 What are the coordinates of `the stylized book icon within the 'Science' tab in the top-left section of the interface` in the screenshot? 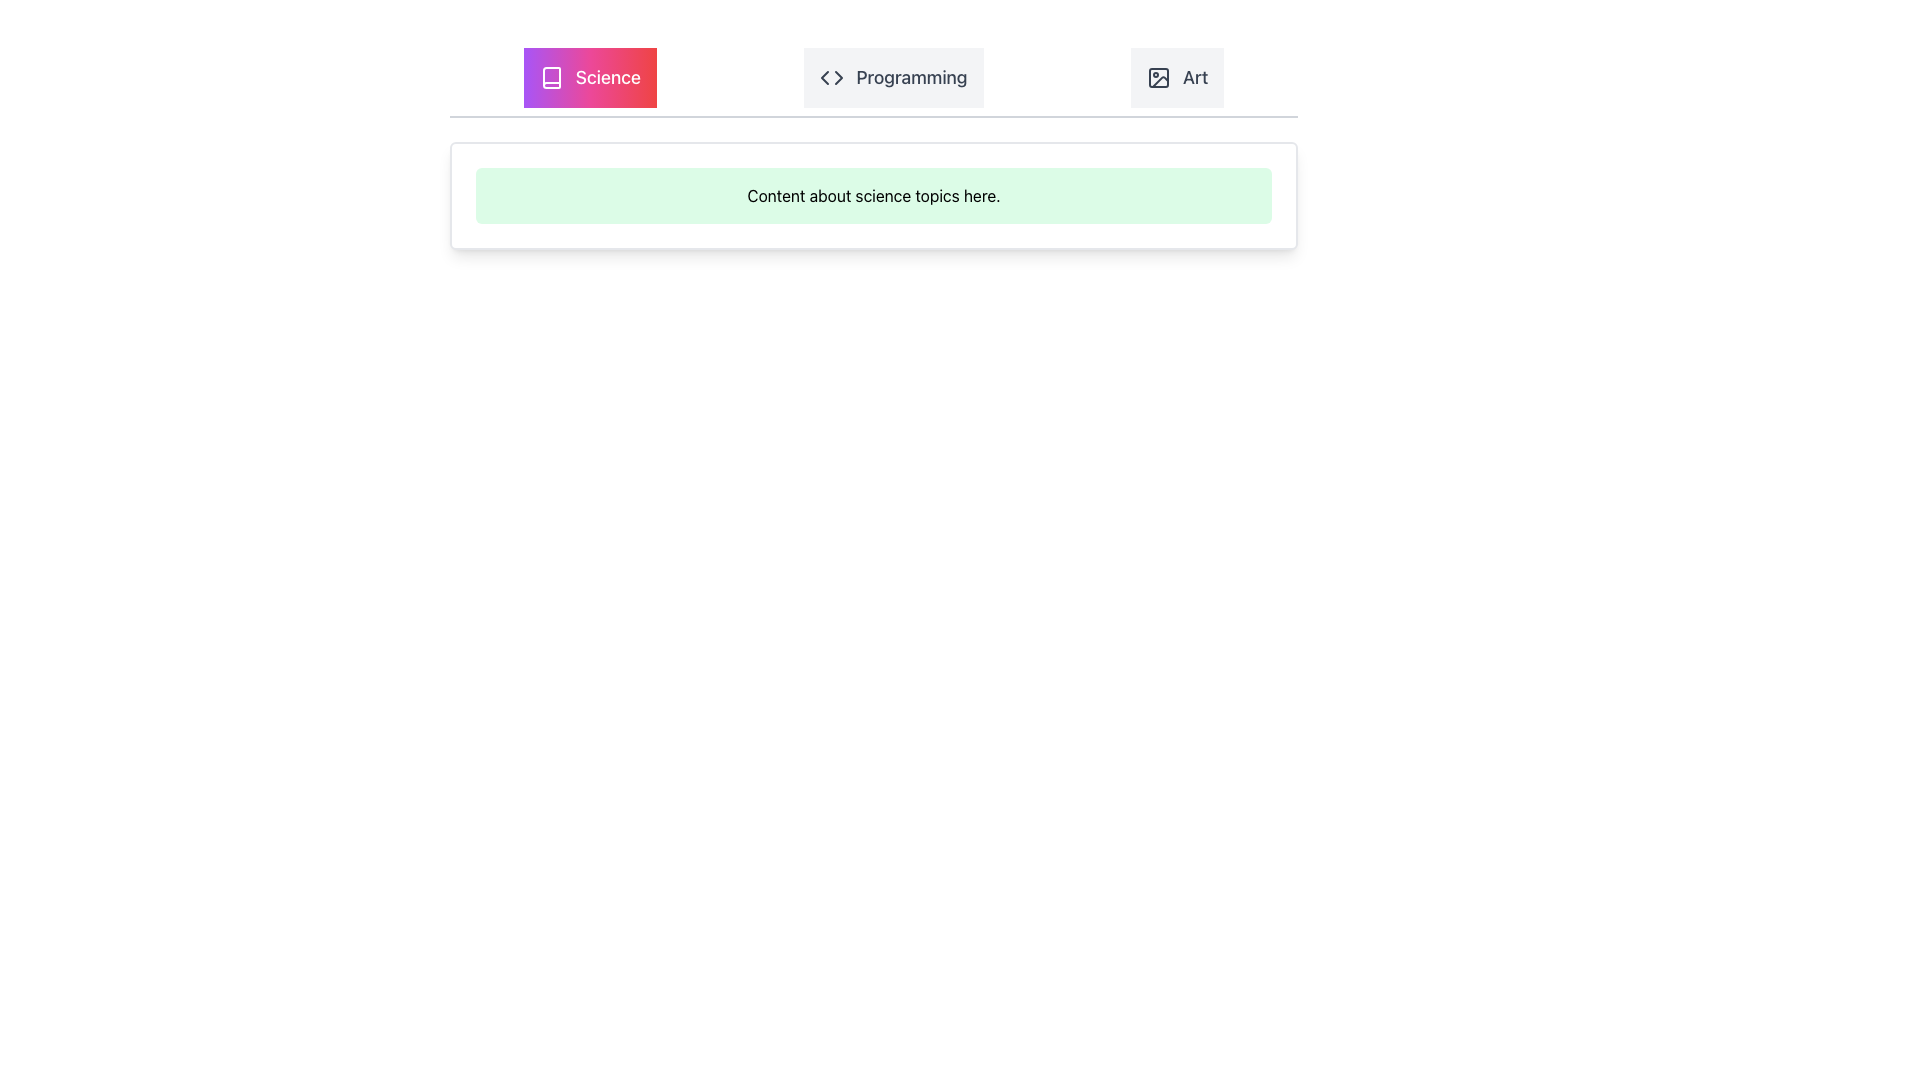 It's located at (551, 76).